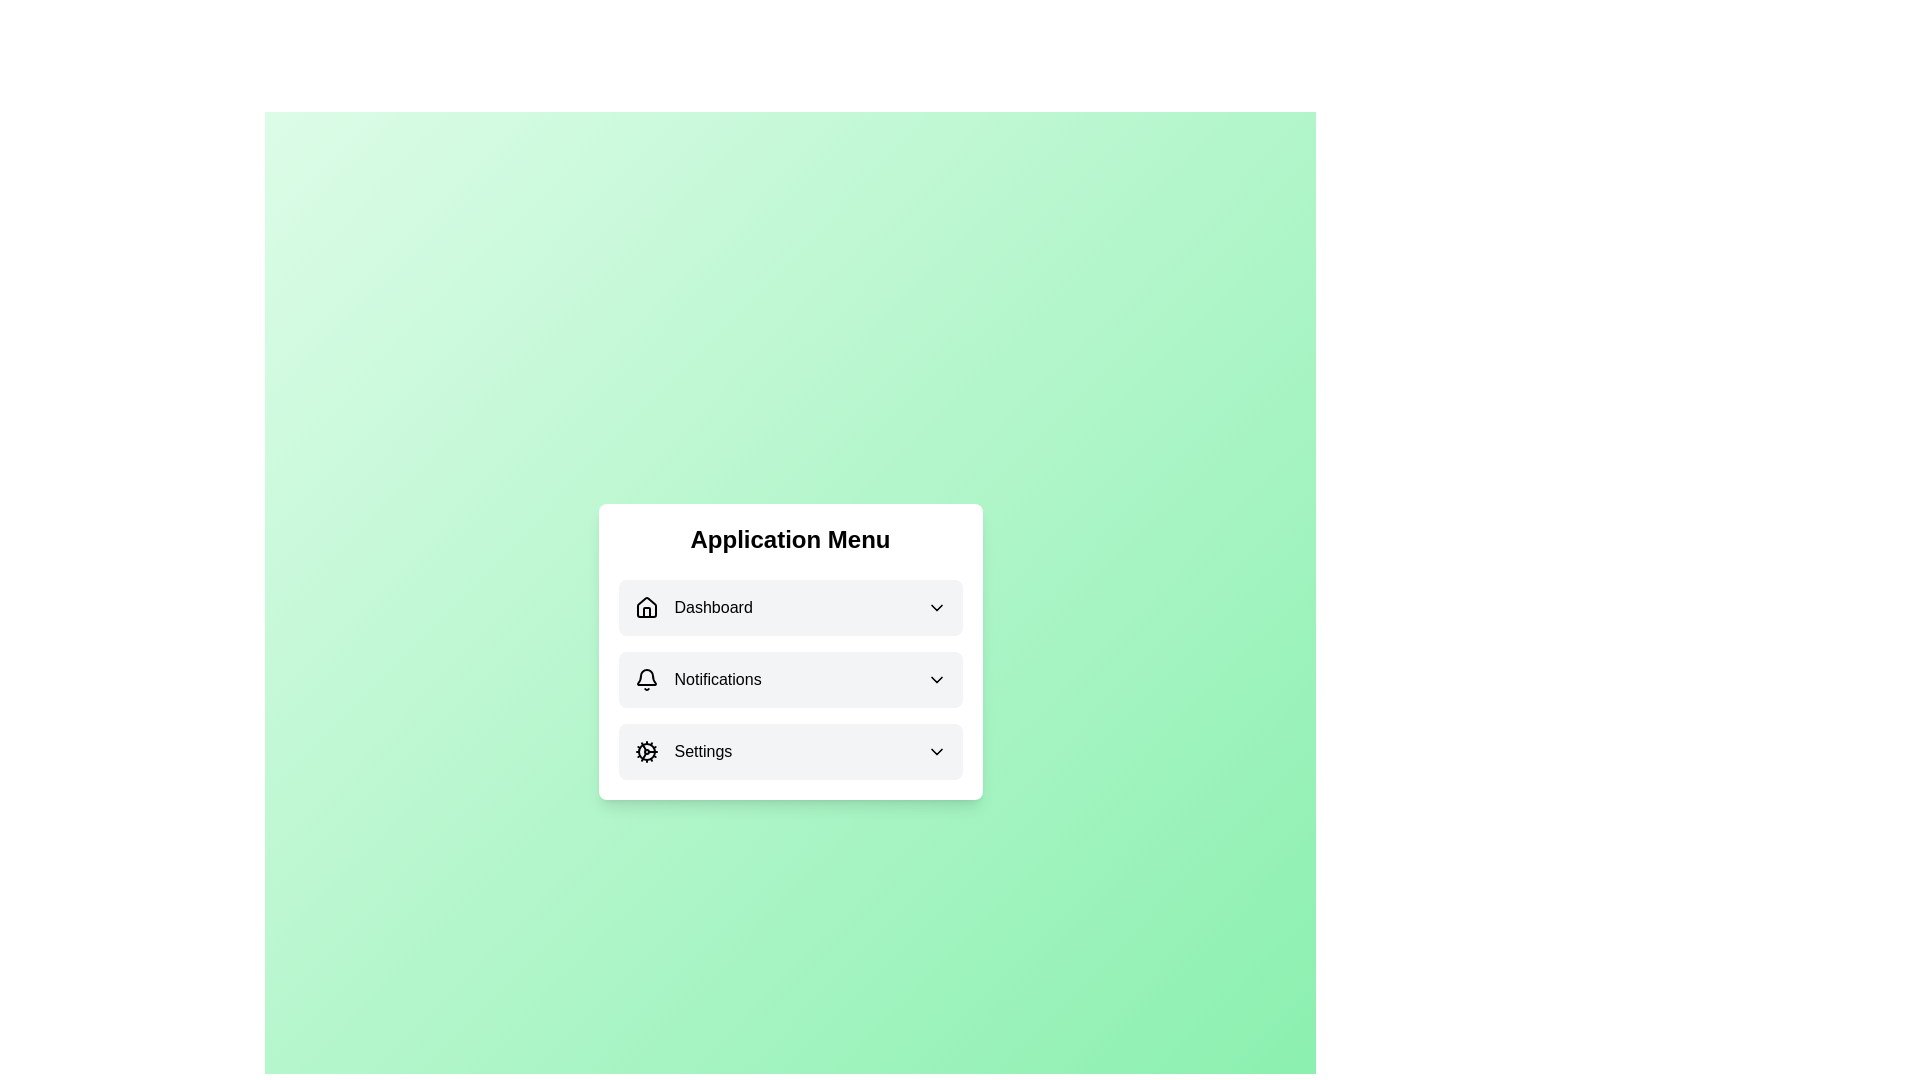  What do you see at coordinates (935, 678) in the screenshot?
I see `the icon at the far-right end of the 'Notifications' label` at bounding box center [935, 678].